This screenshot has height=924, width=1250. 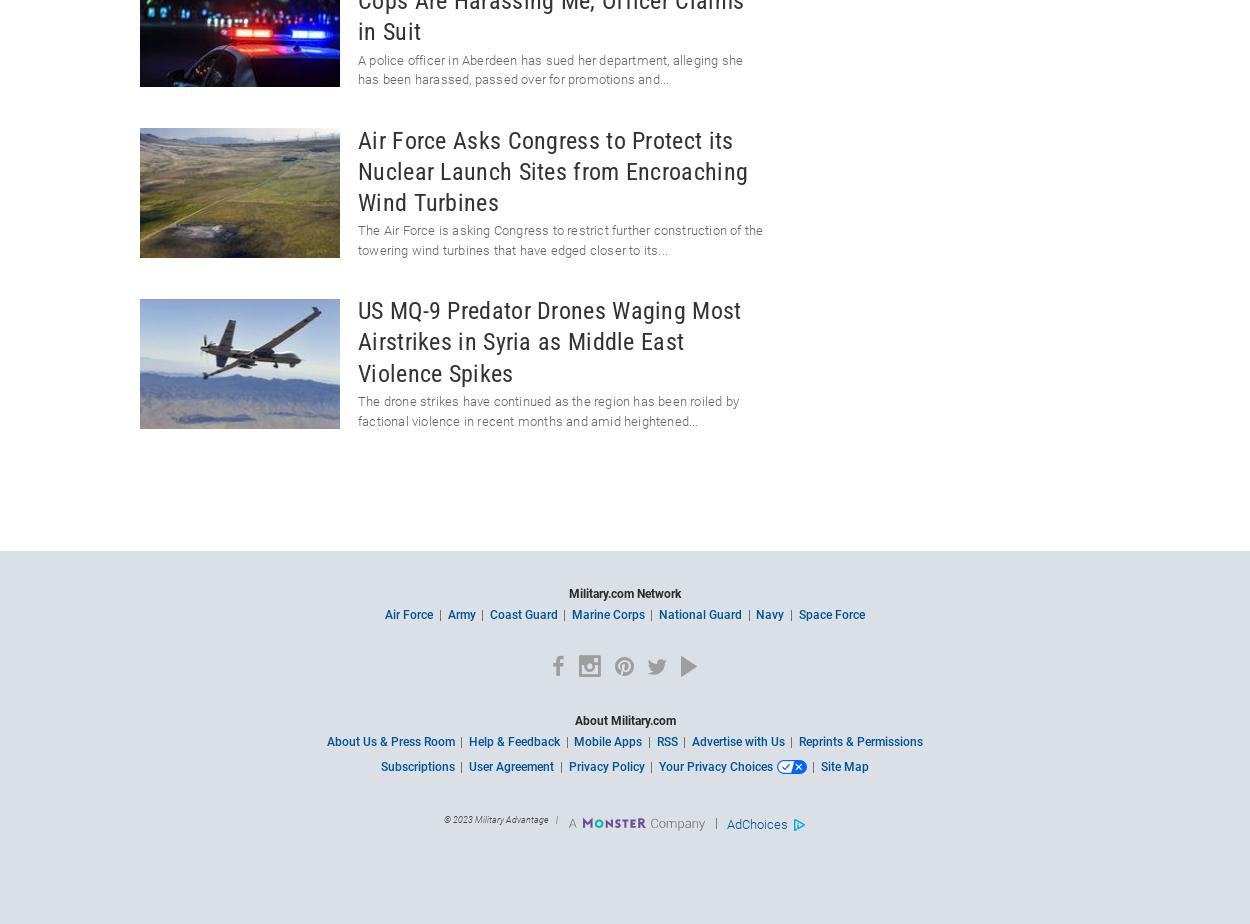 What do you see at coordinates (605, 767) in the screenshot?
I see `'Privacy Policy'` at bounding box center [605, 767].